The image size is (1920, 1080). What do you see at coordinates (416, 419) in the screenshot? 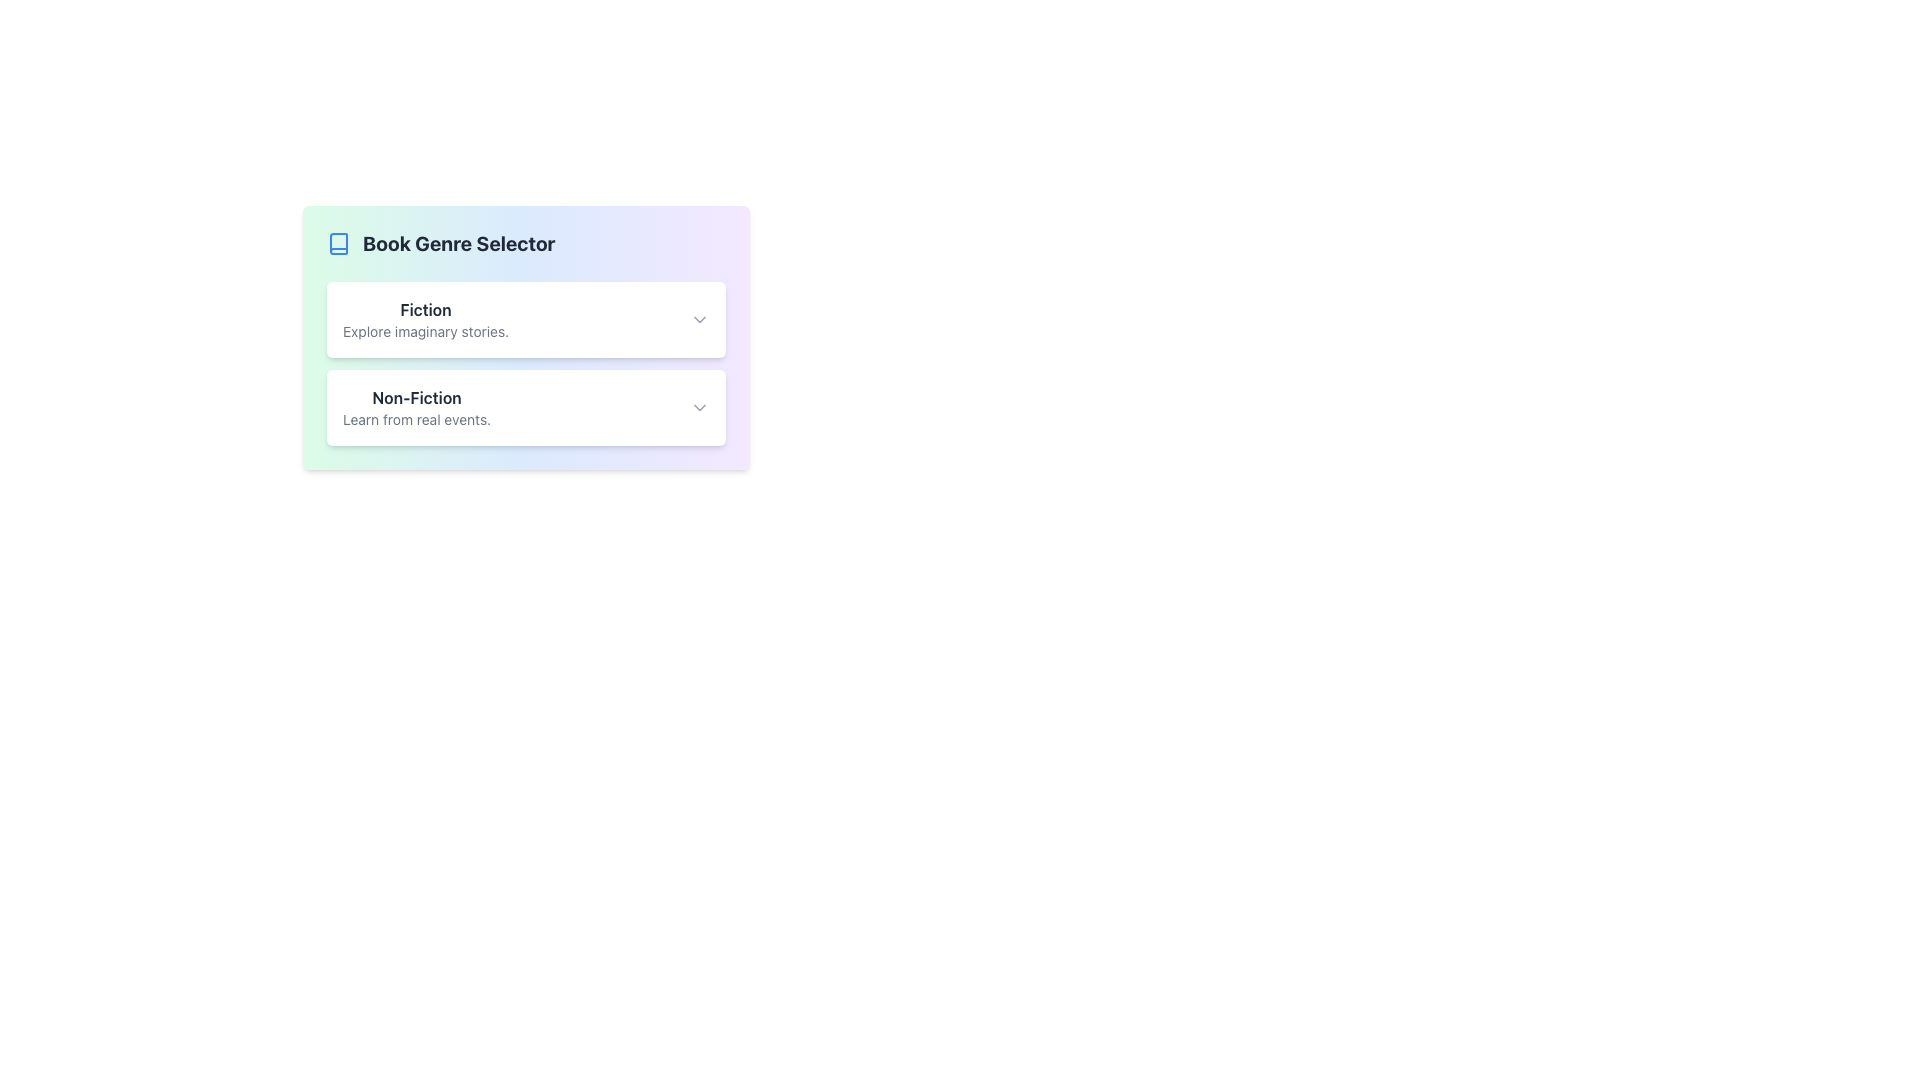
I see `descriptive text element located beneath the 'Non-Fiction' label to understand its meaning` at bounding box center [416, 419].